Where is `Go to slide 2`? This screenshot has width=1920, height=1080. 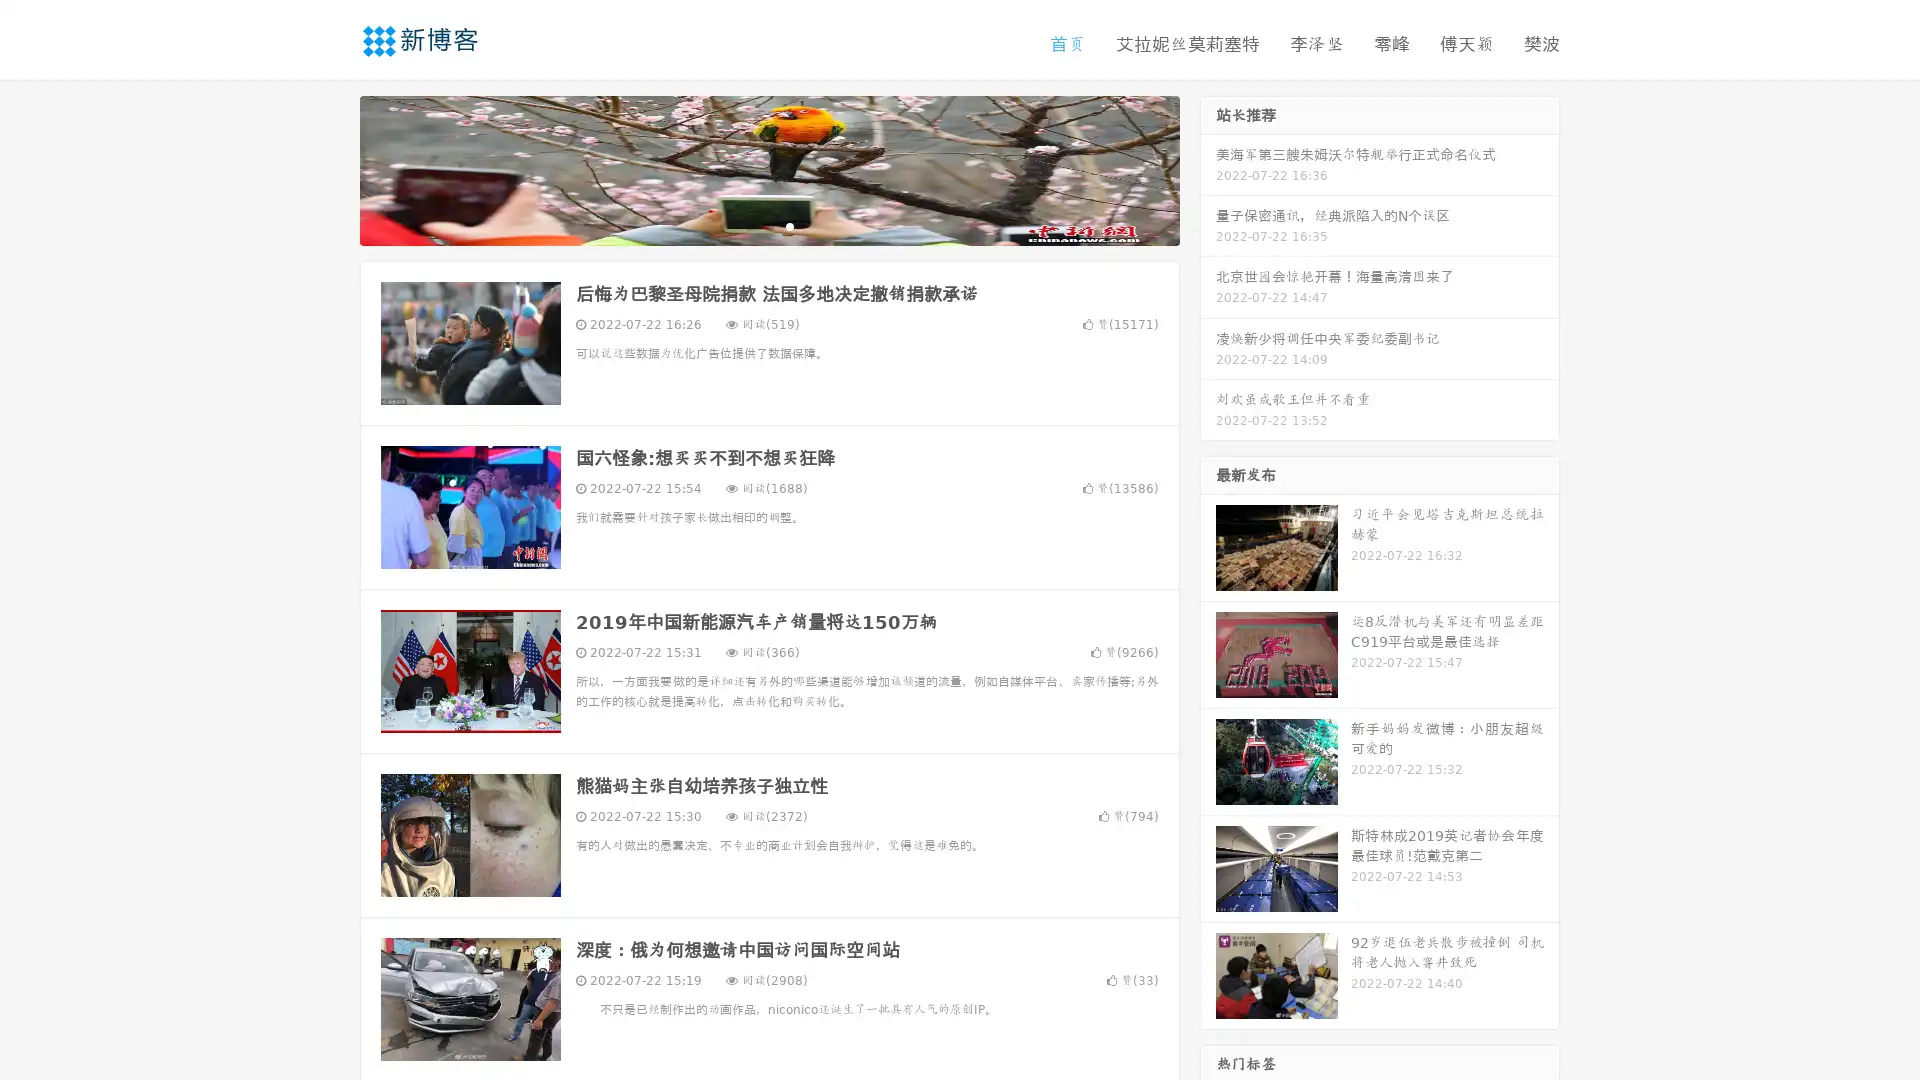 Go to slide 2 is located at coordinates (768, 225).